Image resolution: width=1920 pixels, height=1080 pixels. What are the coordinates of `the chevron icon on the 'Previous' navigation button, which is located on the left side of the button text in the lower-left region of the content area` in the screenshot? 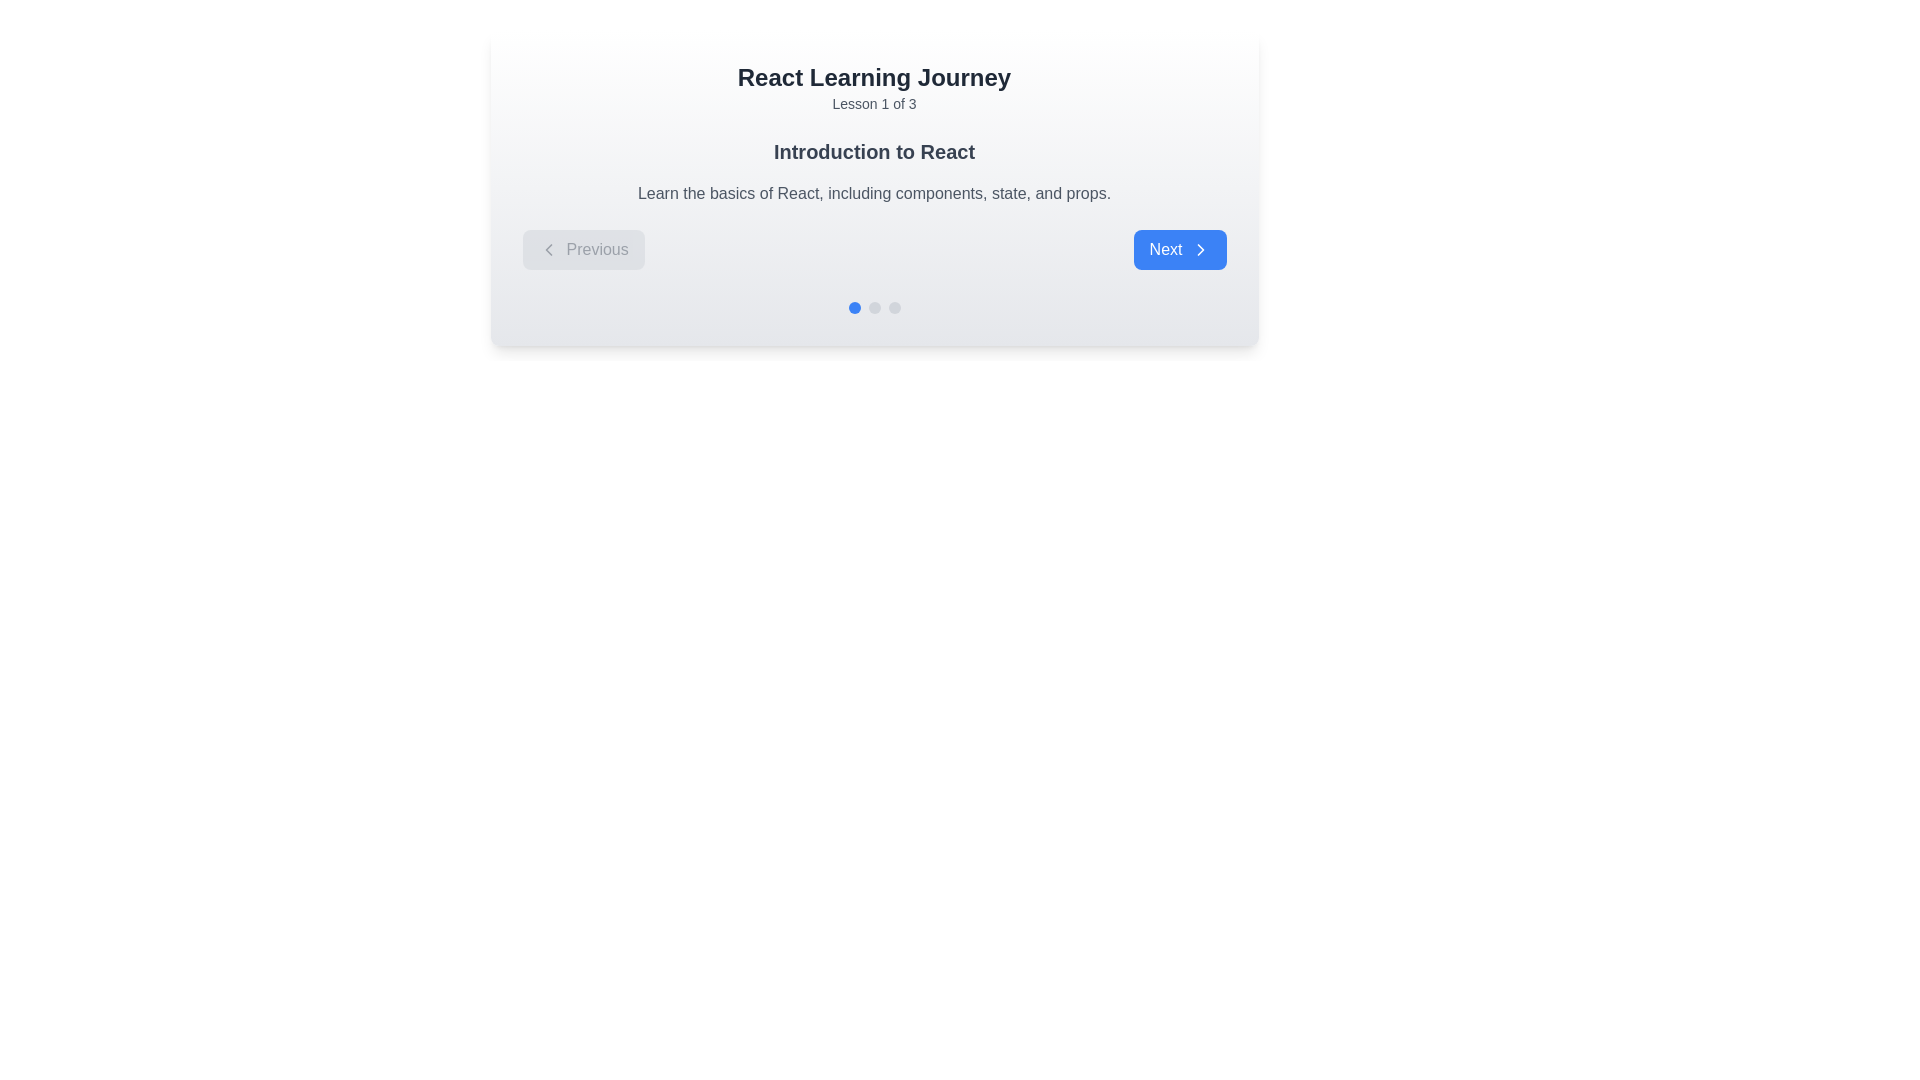 It's located at (548, 249).